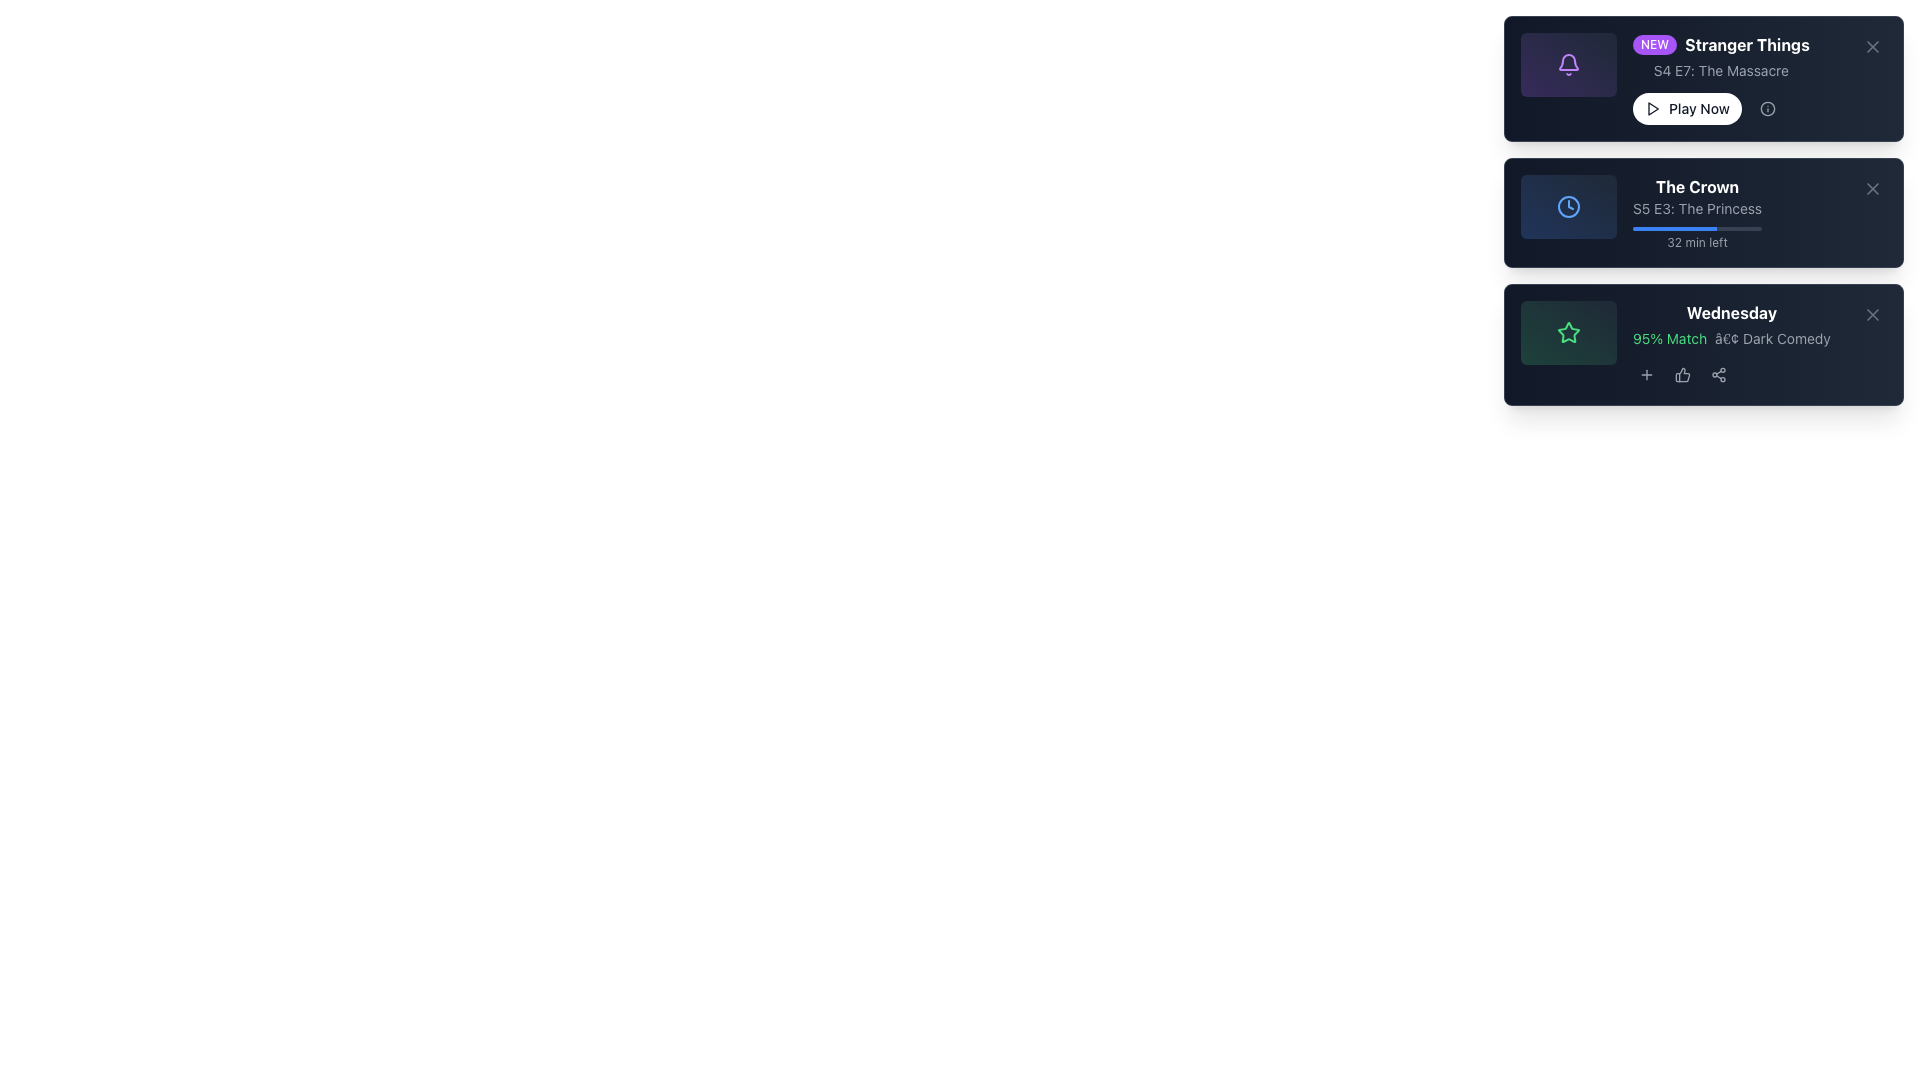 The width and height of the screenshot is (1920, 1080). I want to click on the close button located in the top-right corner of the 'Wednesday' list item, so click(1871, 315).